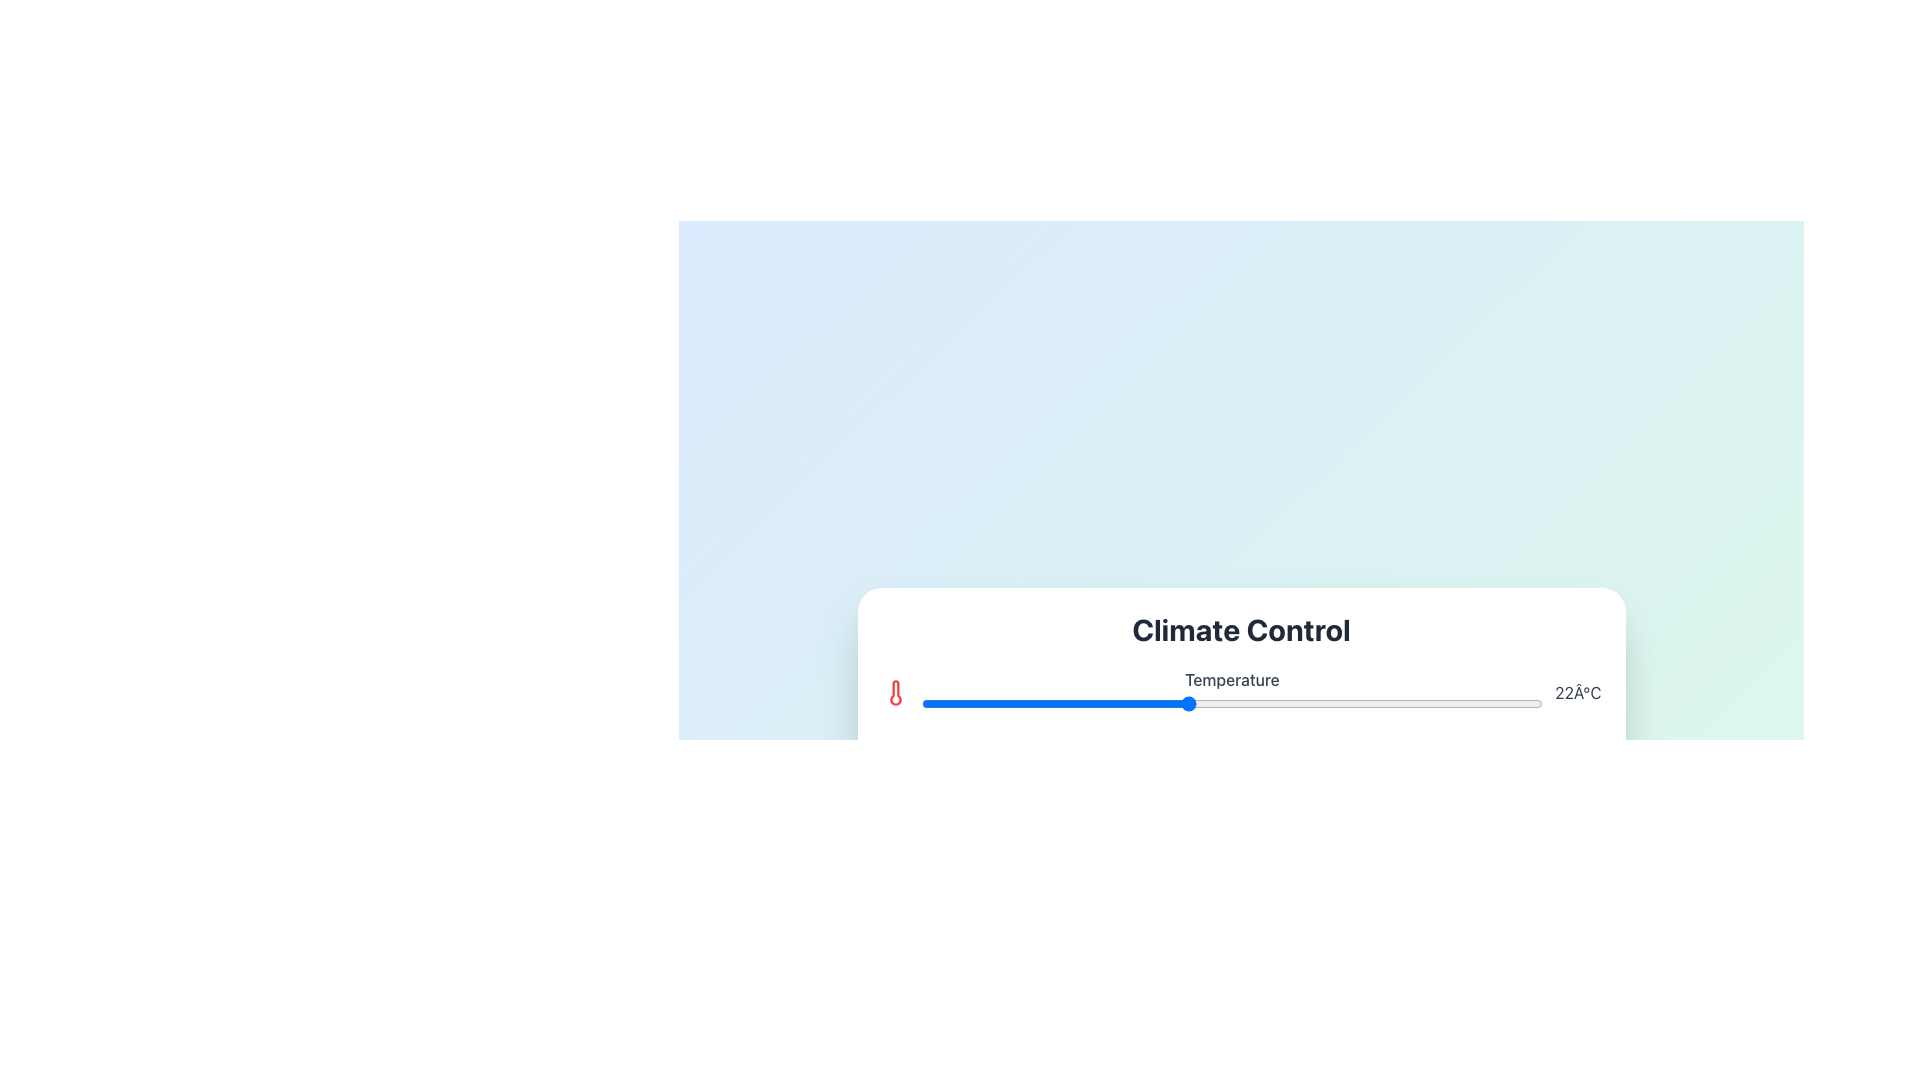 Image resolution: width=1920 pixels, height=1080 pixels. I want to click on temperature, so click(1321, 703).